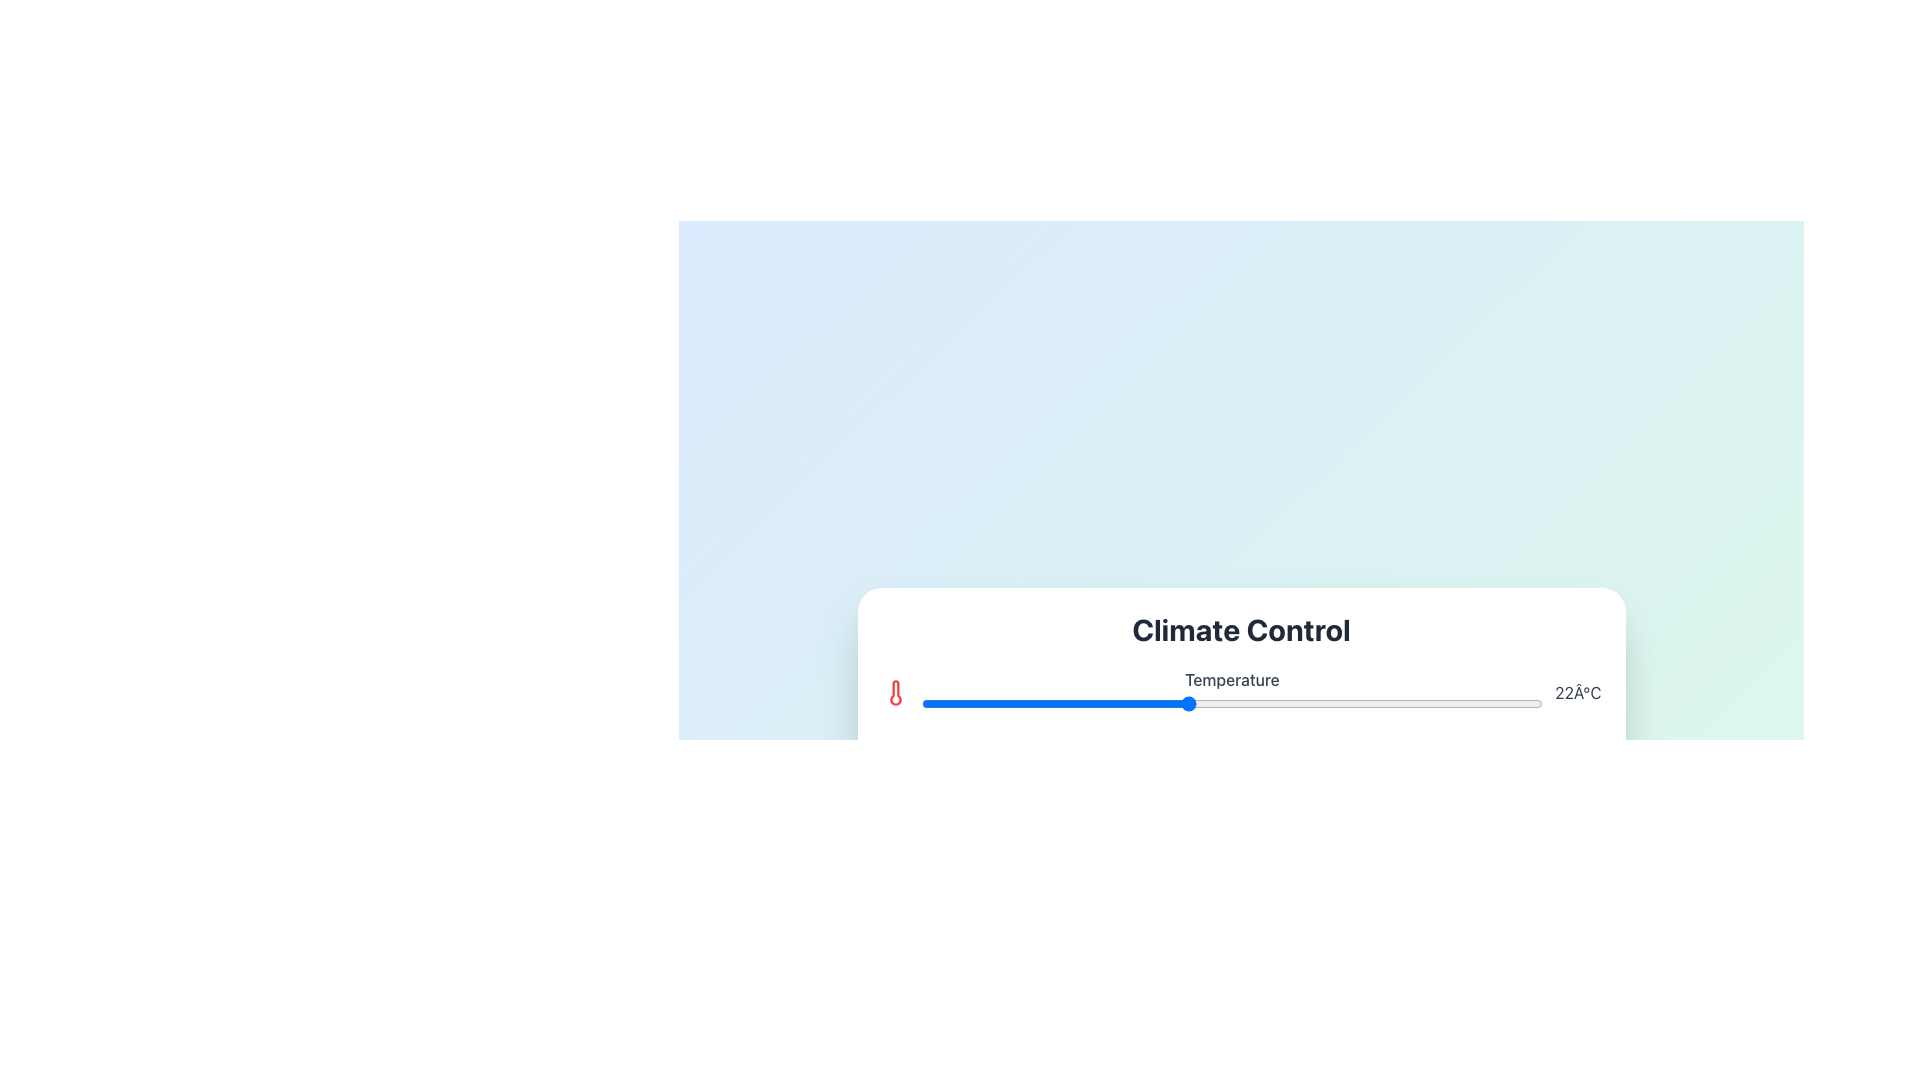 Image resolution: width=1920 pixels, height=1080 pixels. I want to click on temperature, so click(1321, 703).